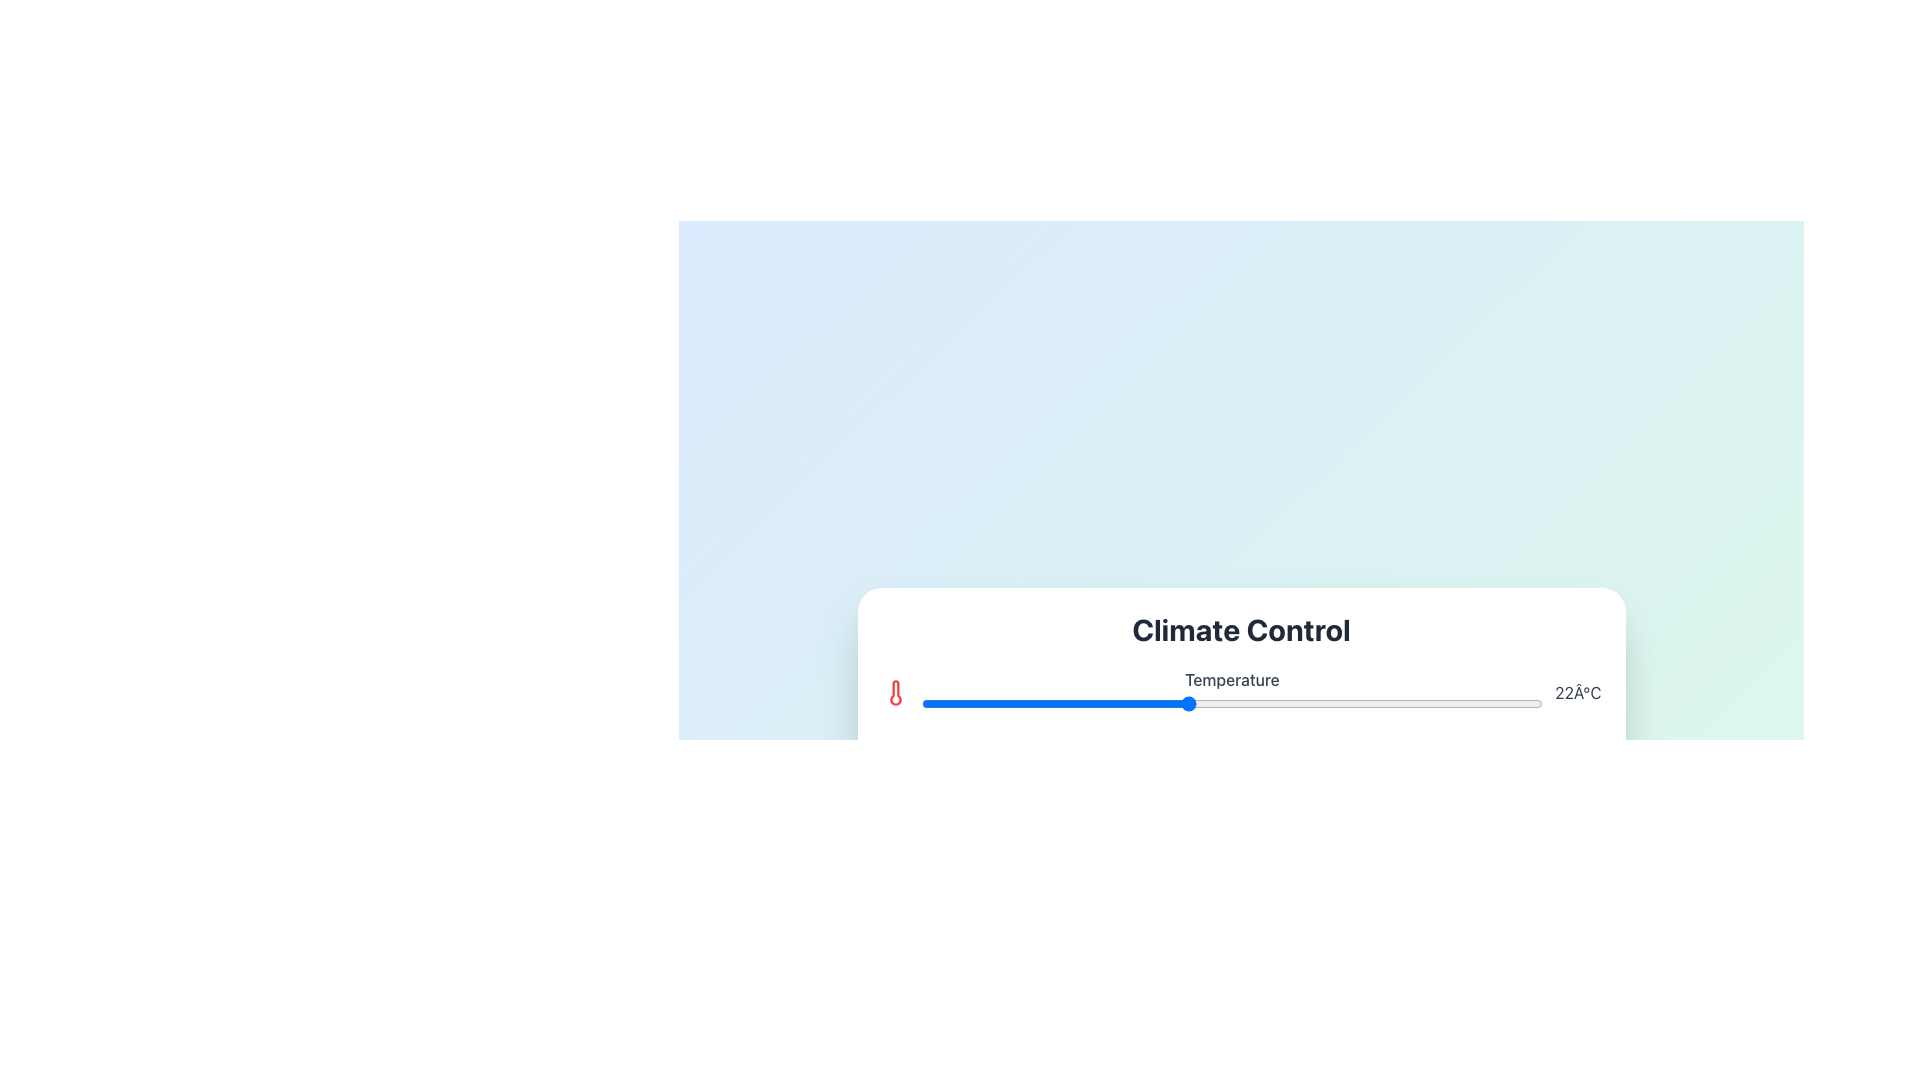 Image resolution: width=1920 pixels, height=1080 pixels. I want to click on temperature, so click(1321, 703).